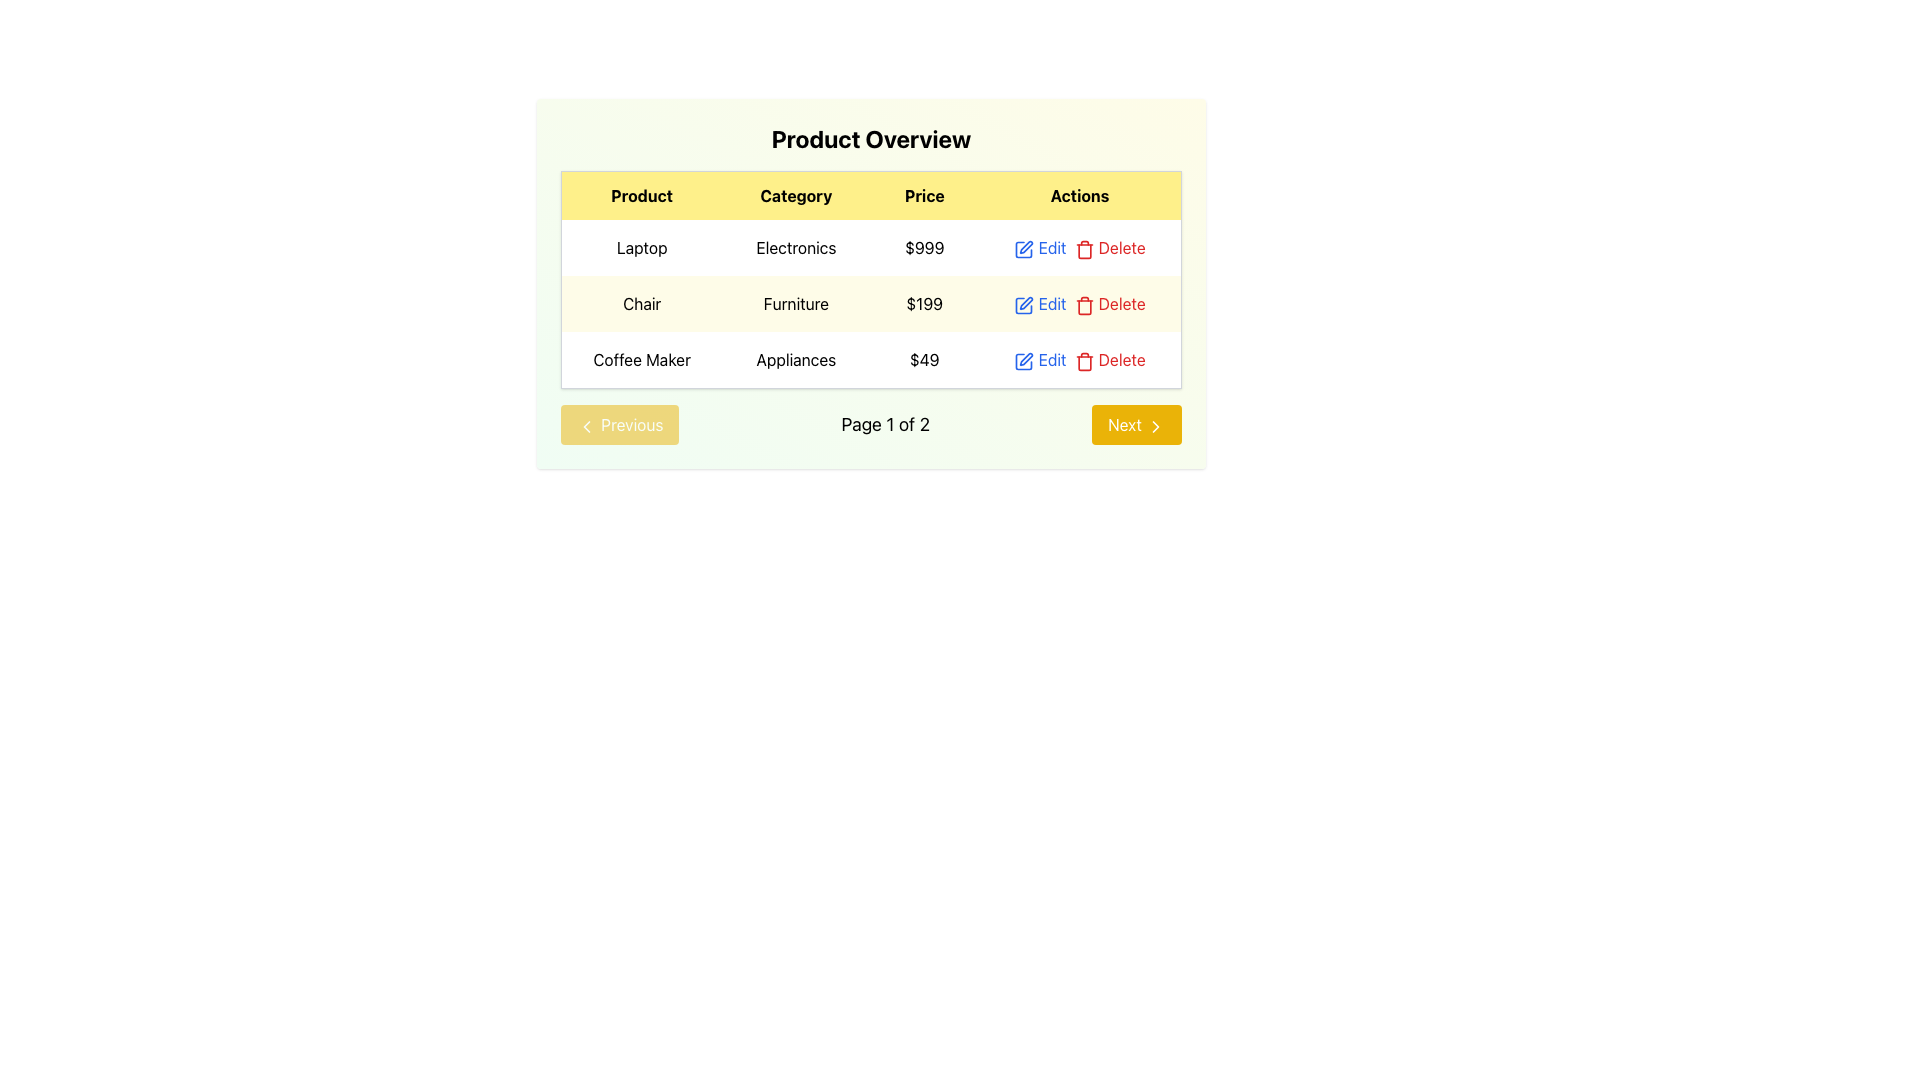  I want to click on the text label indicating the product category in the 'Product Overview' table, located in the second column of the first row under the 'Category' header, so click(795, 246).